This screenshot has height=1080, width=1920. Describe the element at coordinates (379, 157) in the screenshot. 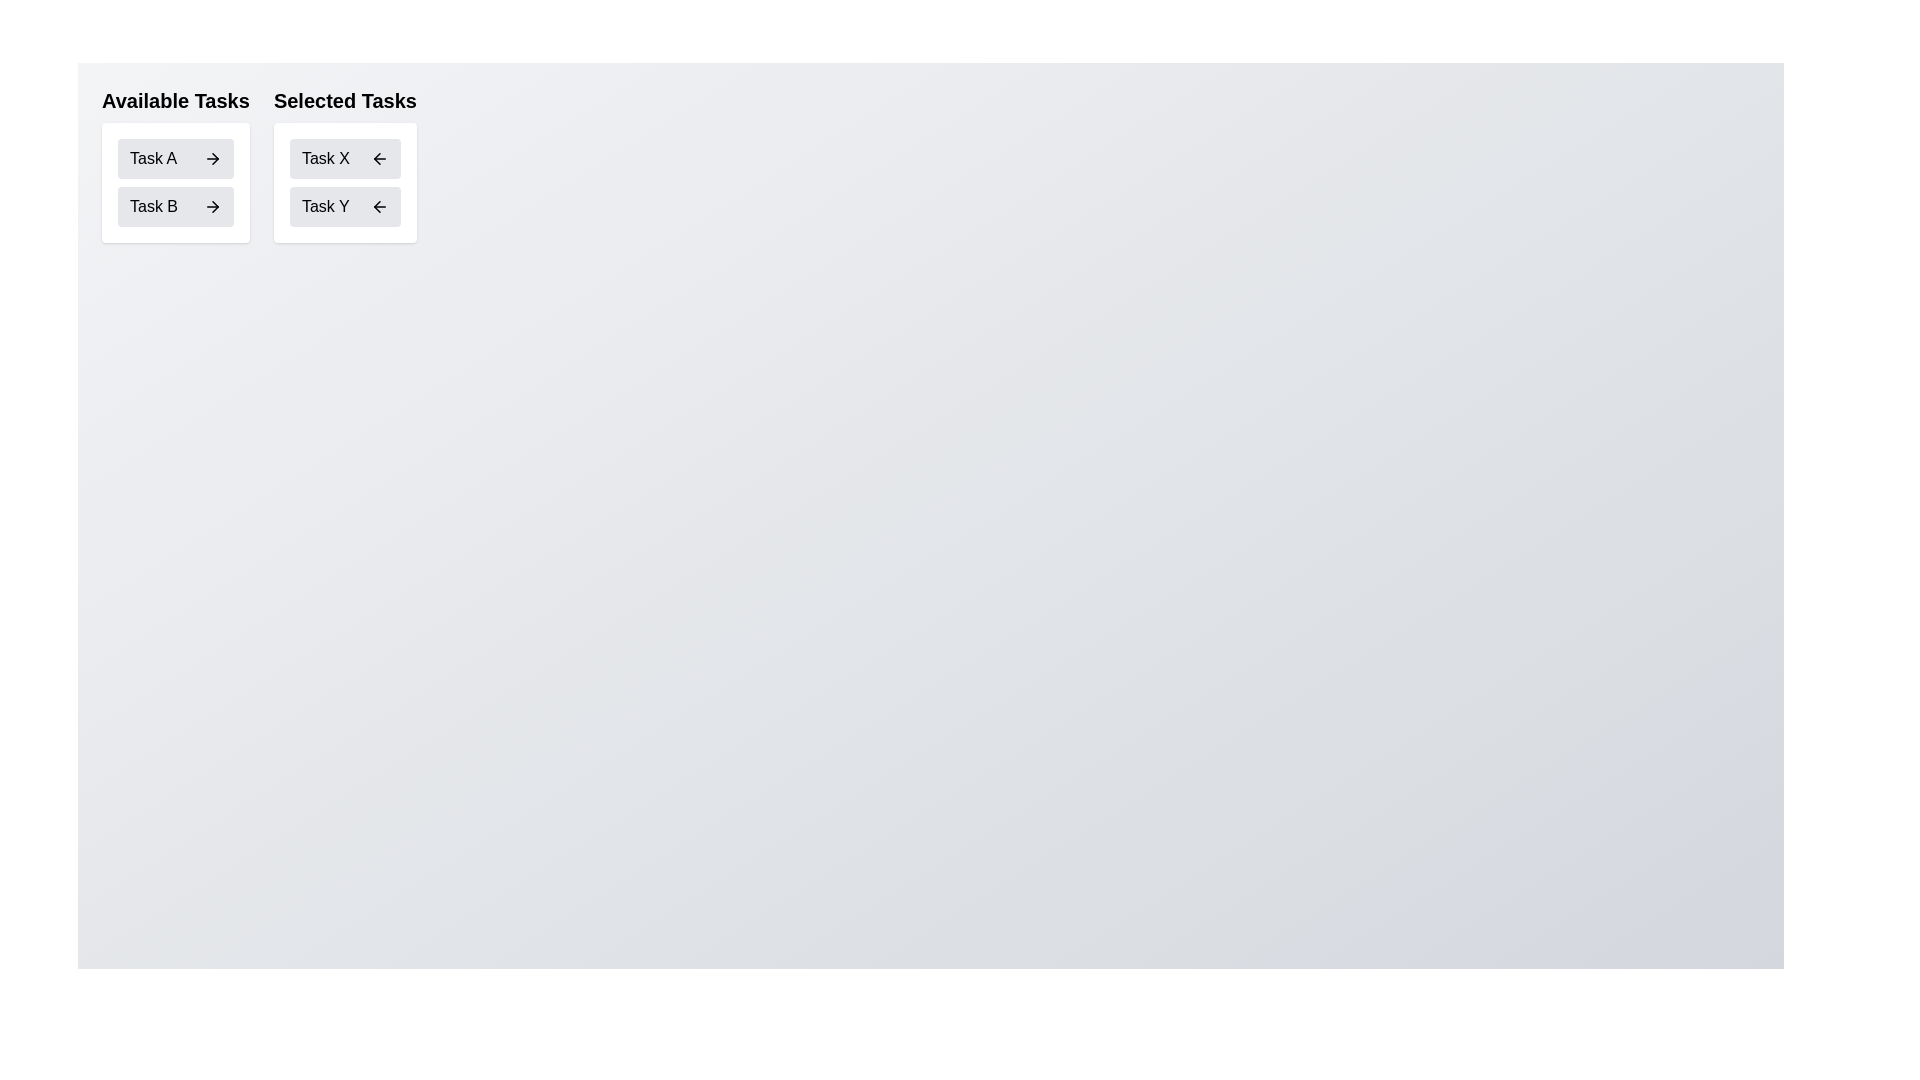

I see `left arrow button next to Task X in the 'Selected Tasks' list to transfer it to 'Available Tasks'` at that location.